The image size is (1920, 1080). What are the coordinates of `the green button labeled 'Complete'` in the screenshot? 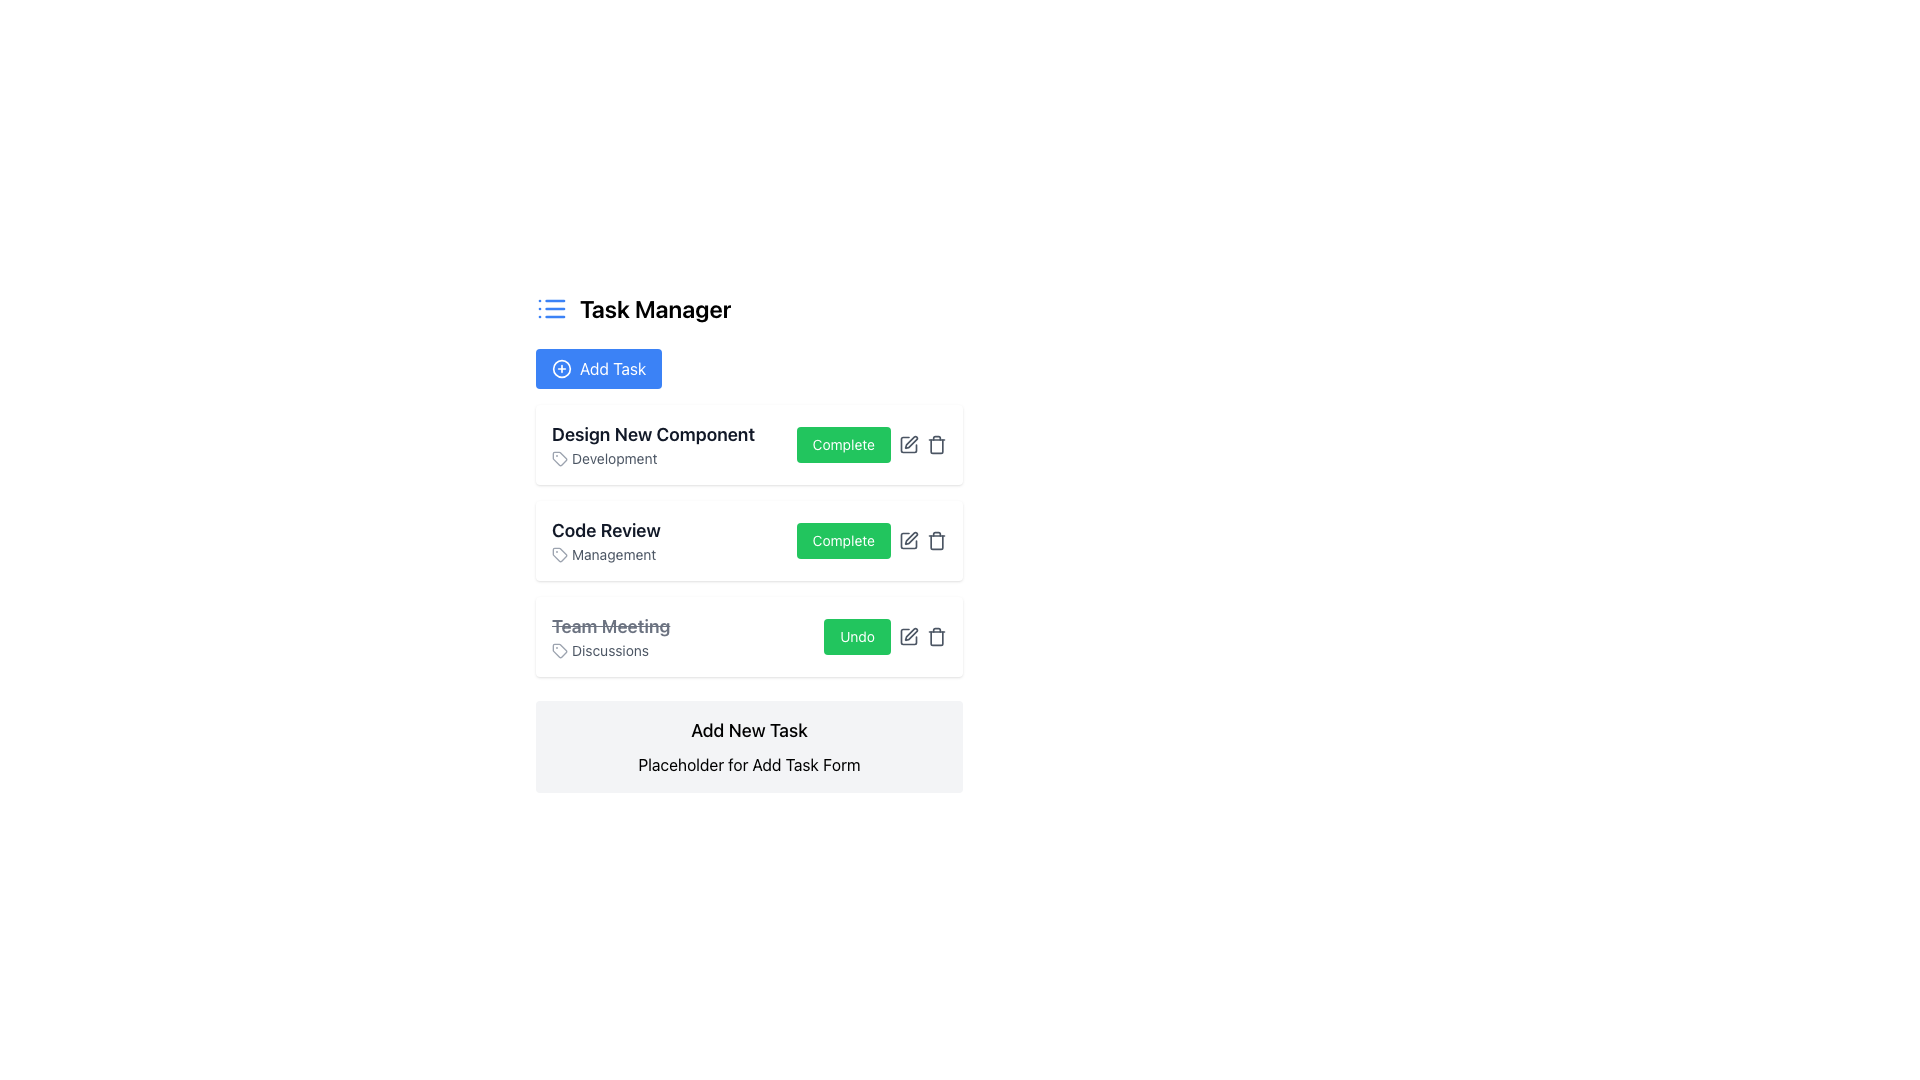 It's located at (843, 540).